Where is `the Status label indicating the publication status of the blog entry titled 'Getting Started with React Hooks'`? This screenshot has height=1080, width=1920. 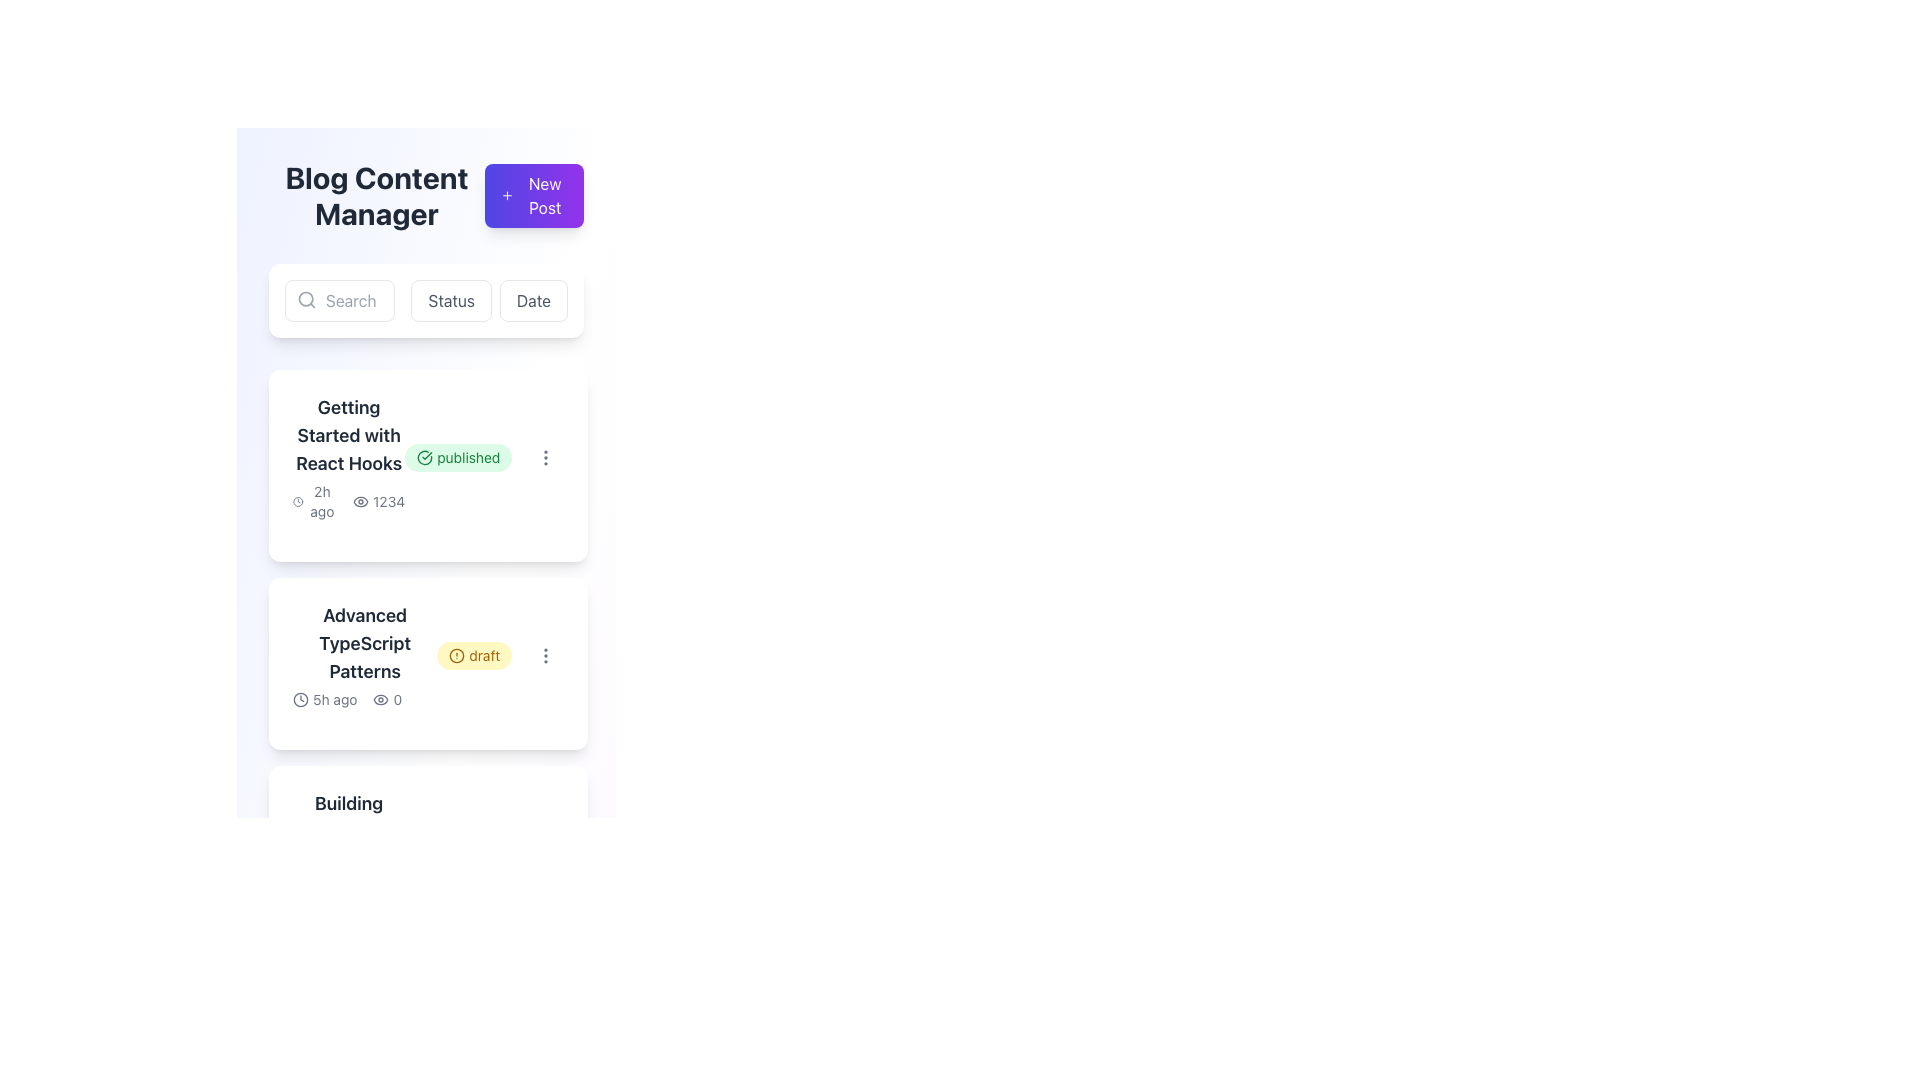
the Status label indicating the publication status of the blog entry titled 'Getting Started with React Hooks' is located at coordinates (457, 458).